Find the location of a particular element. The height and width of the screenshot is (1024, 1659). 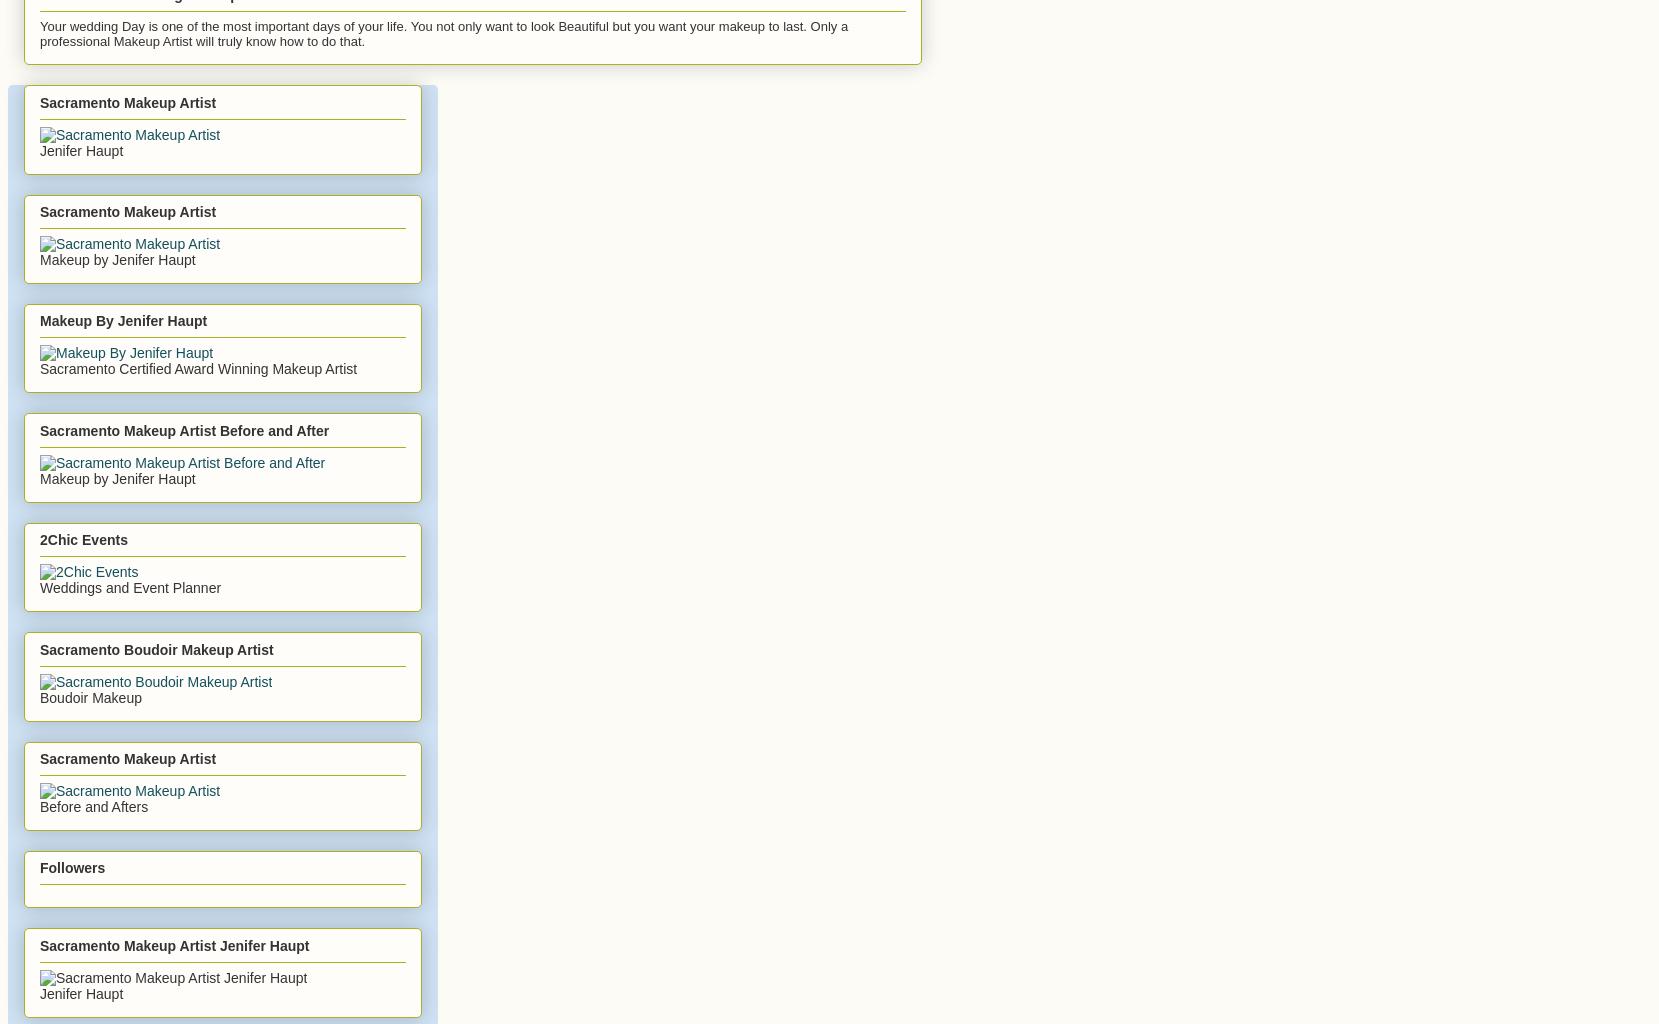

'Your wedding Day is one of the most important days of your life. You not only want to look Beautiful but you want your makeup to last. Only a professional Makeup Artist will truly know how to do that.' is located at coordinates (443, 33).